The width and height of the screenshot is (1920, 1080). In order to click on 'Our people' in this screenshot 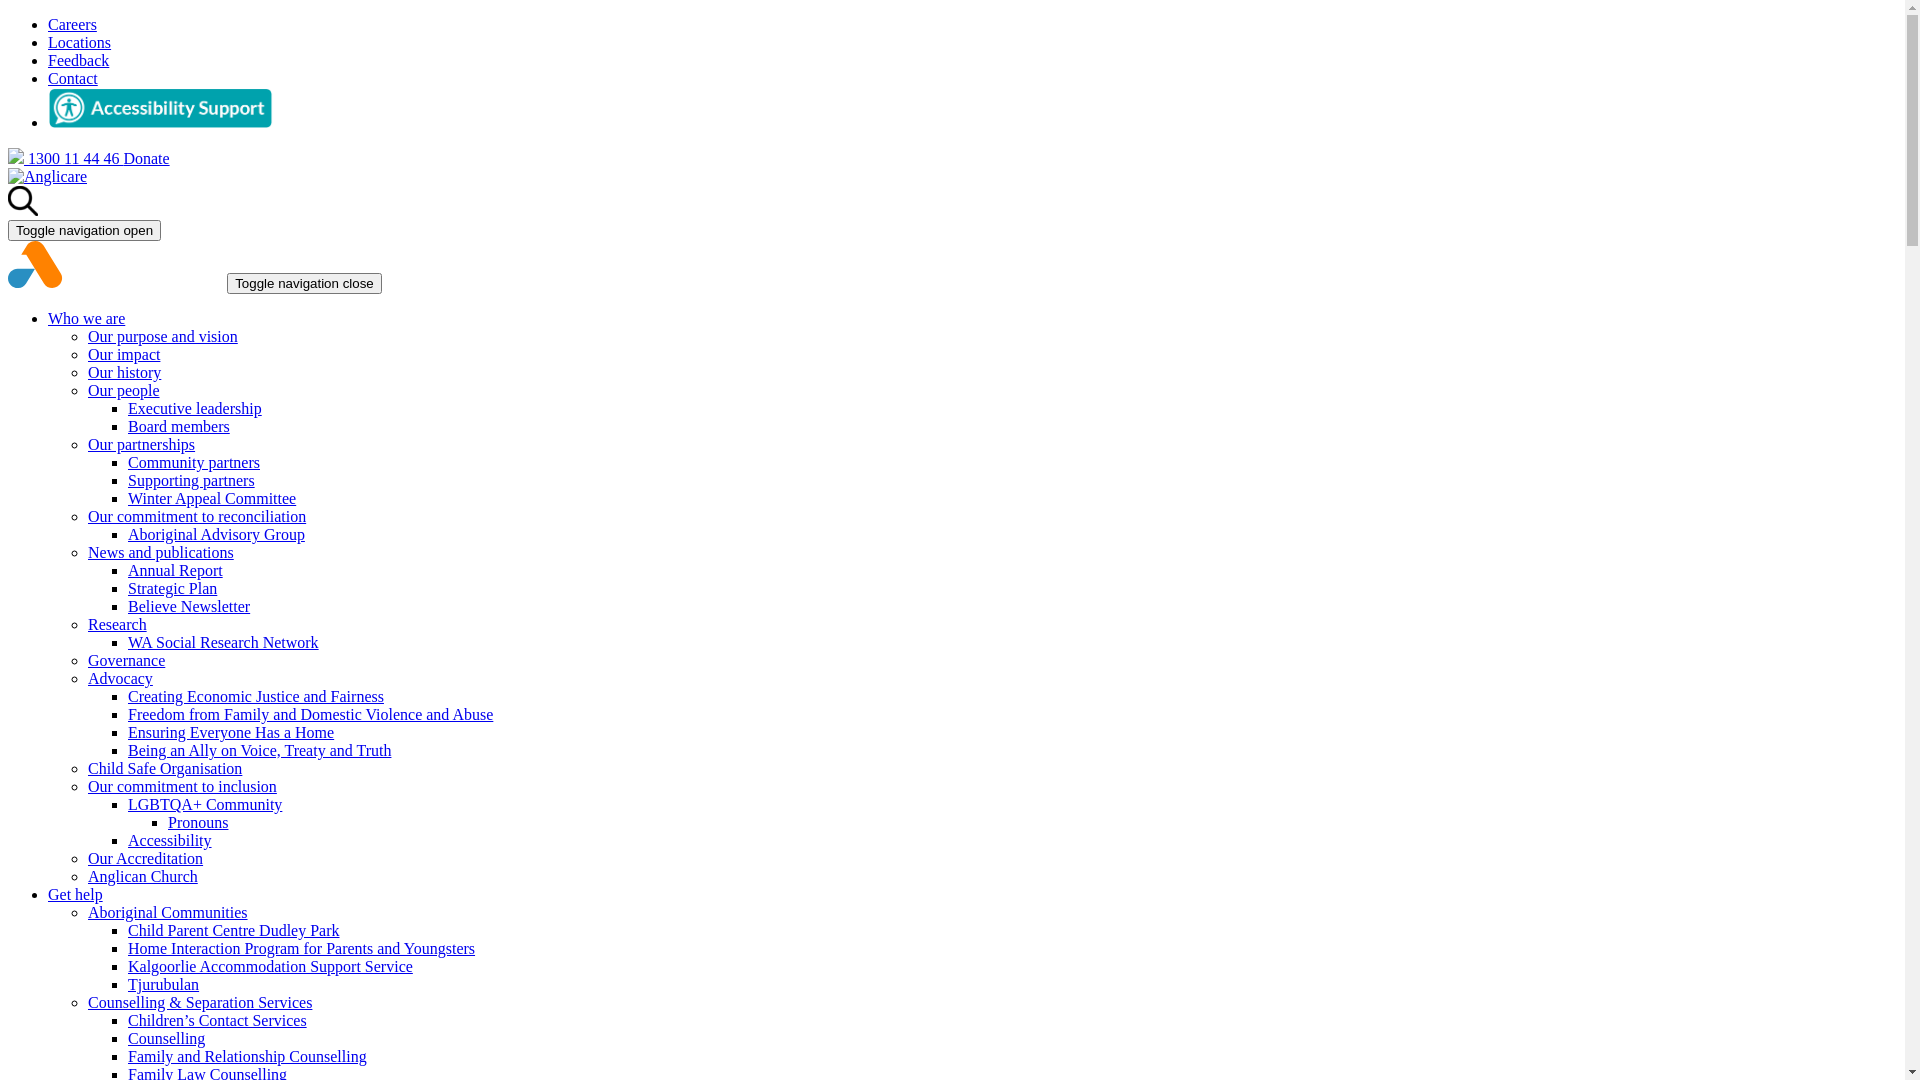, I will do `click(86, 390)`.